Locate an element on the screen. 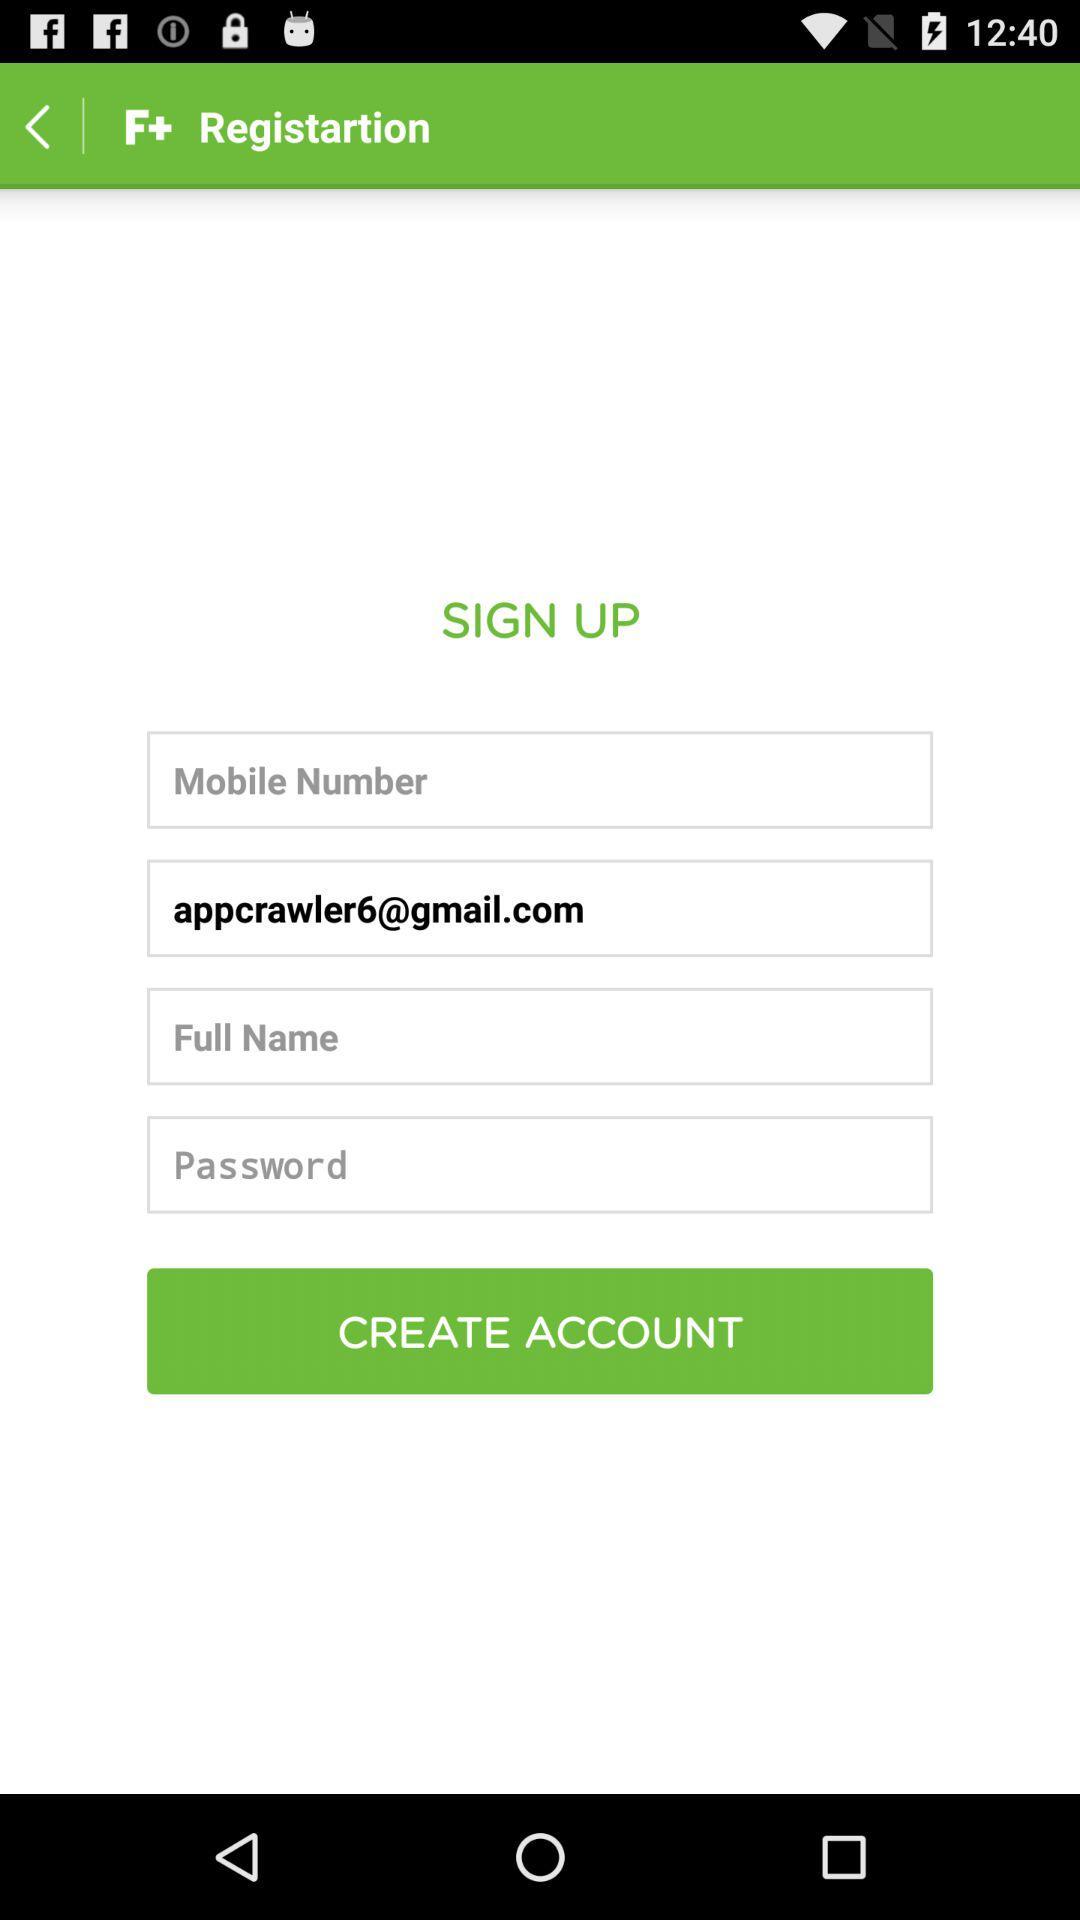 Image resolution: width=1080 pixels, height=1920 pixels. mobile number is located at coordinates (540, 778).